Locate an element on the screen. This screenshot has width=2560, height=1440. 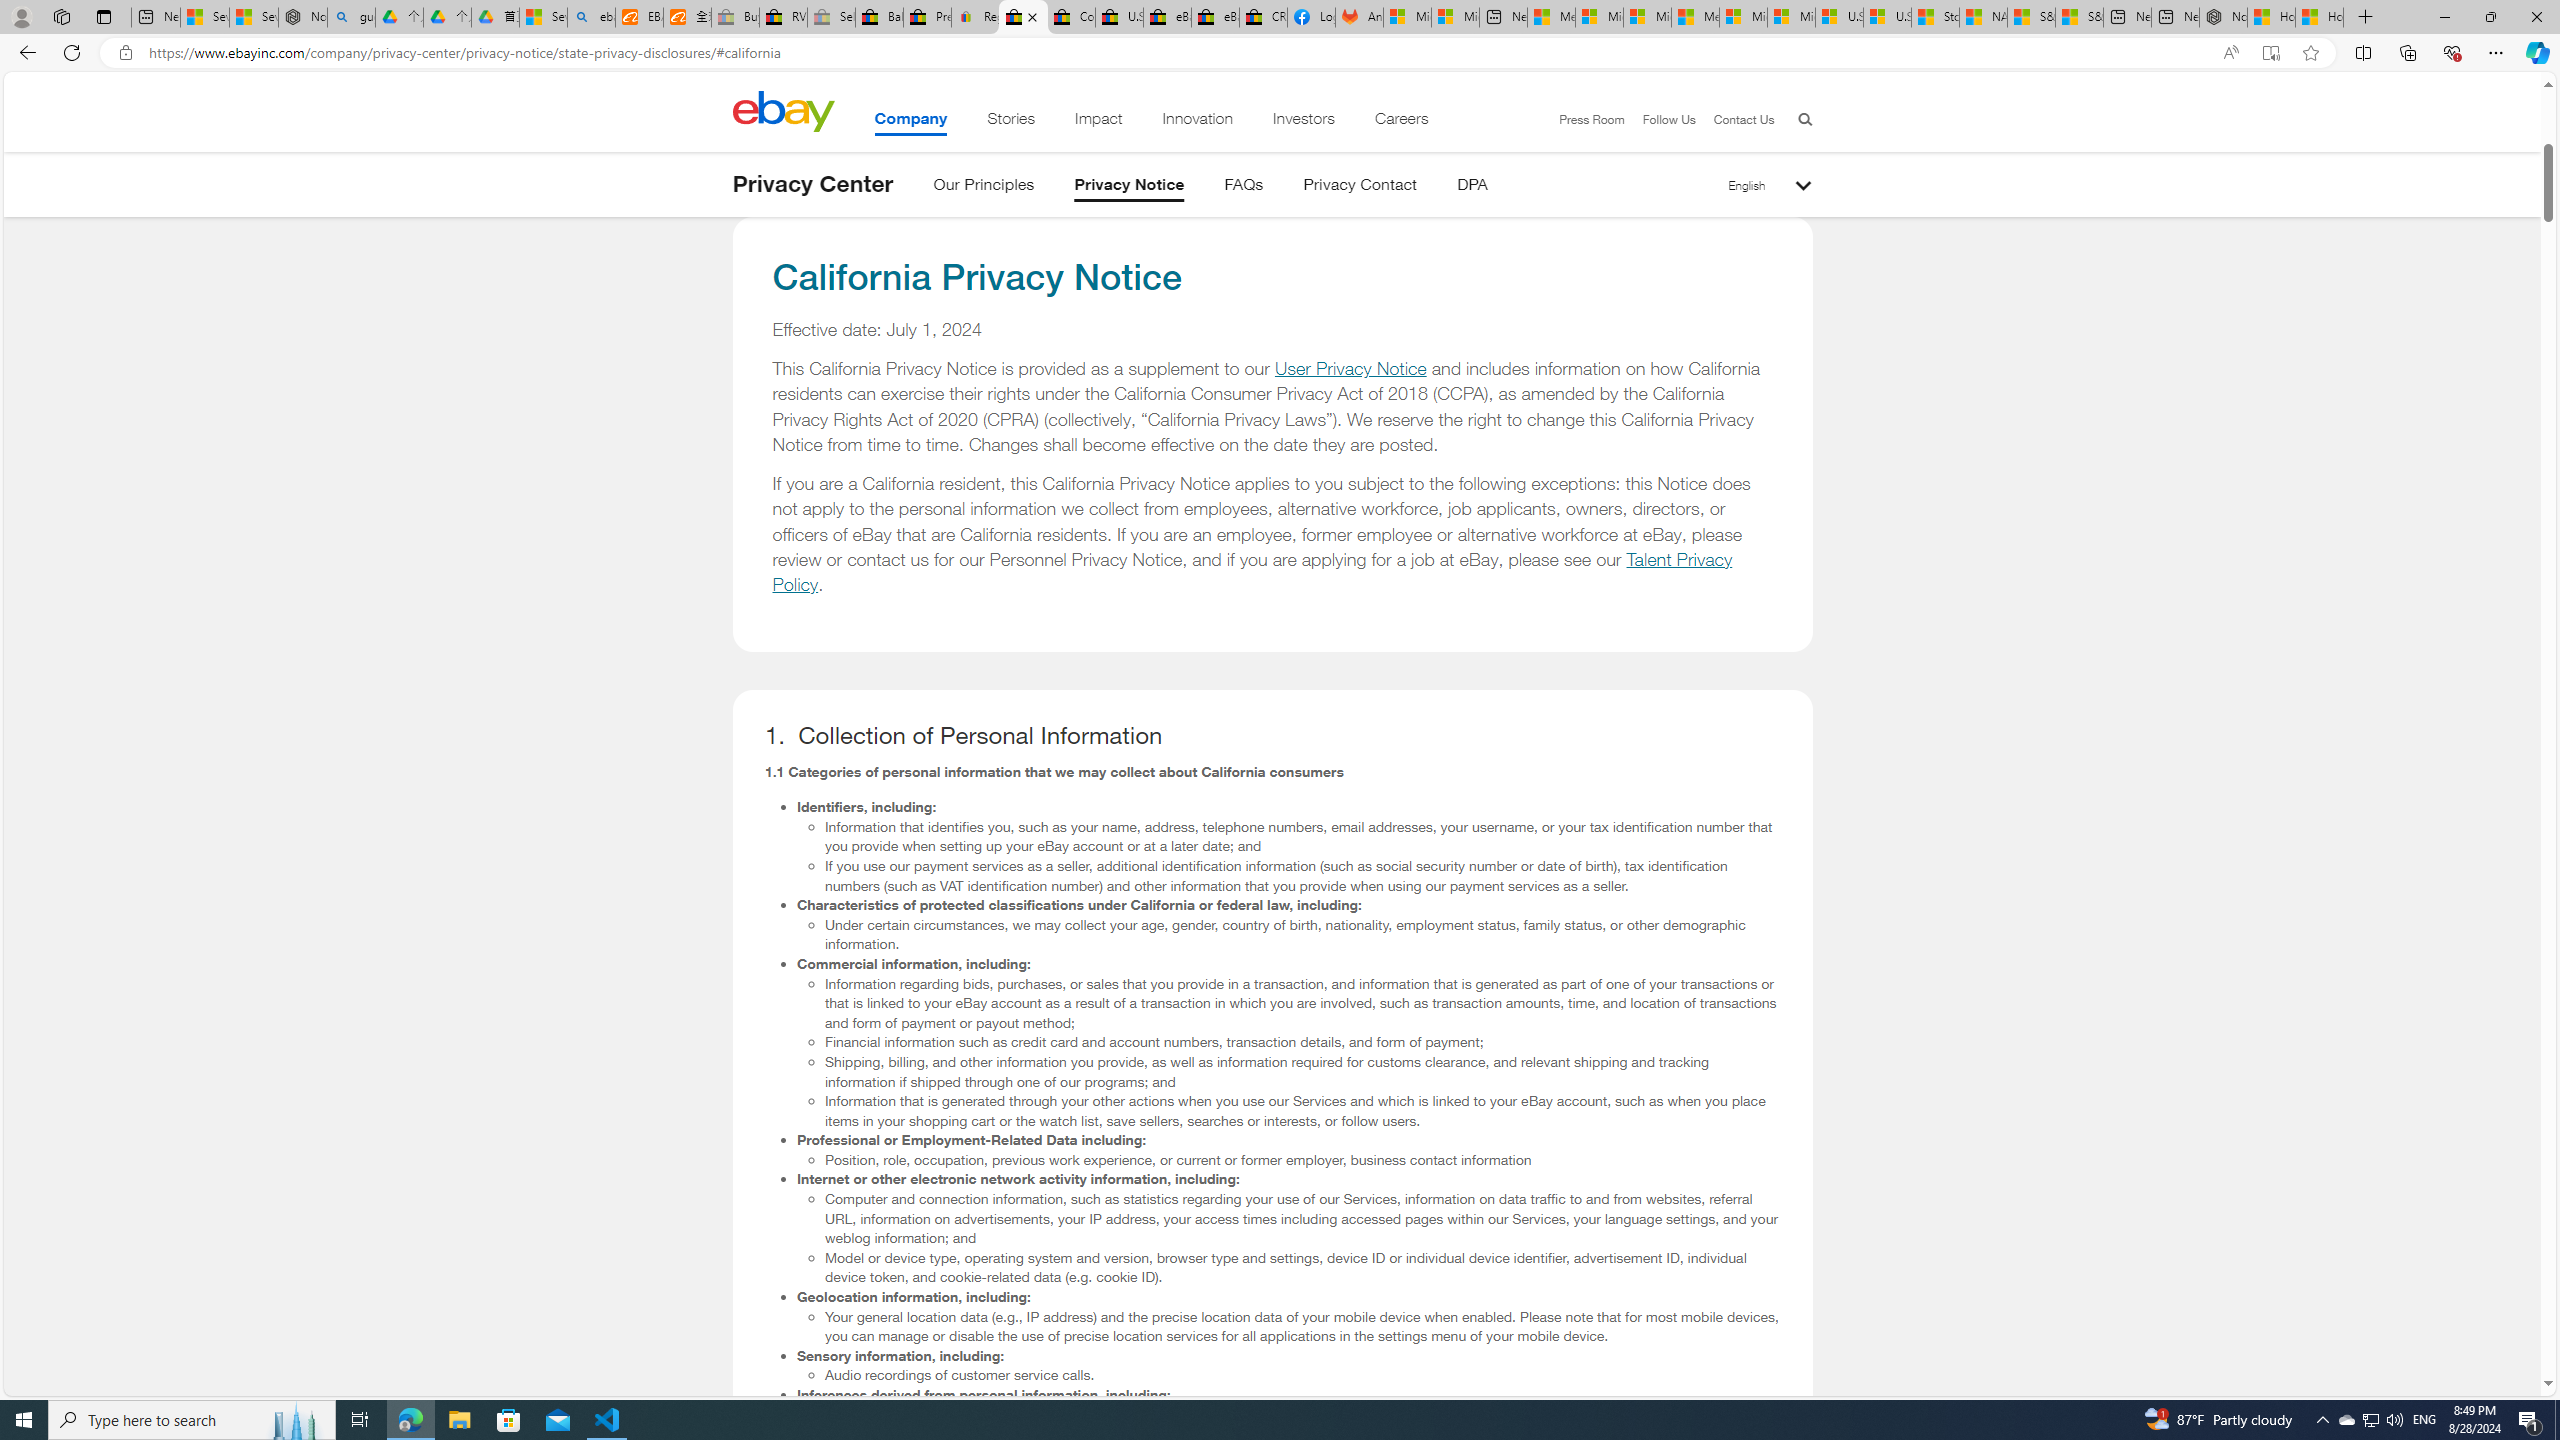
'Consumer Health Data Privacy Policy - eBay Inc.' is located at coordinates (1071, 16).